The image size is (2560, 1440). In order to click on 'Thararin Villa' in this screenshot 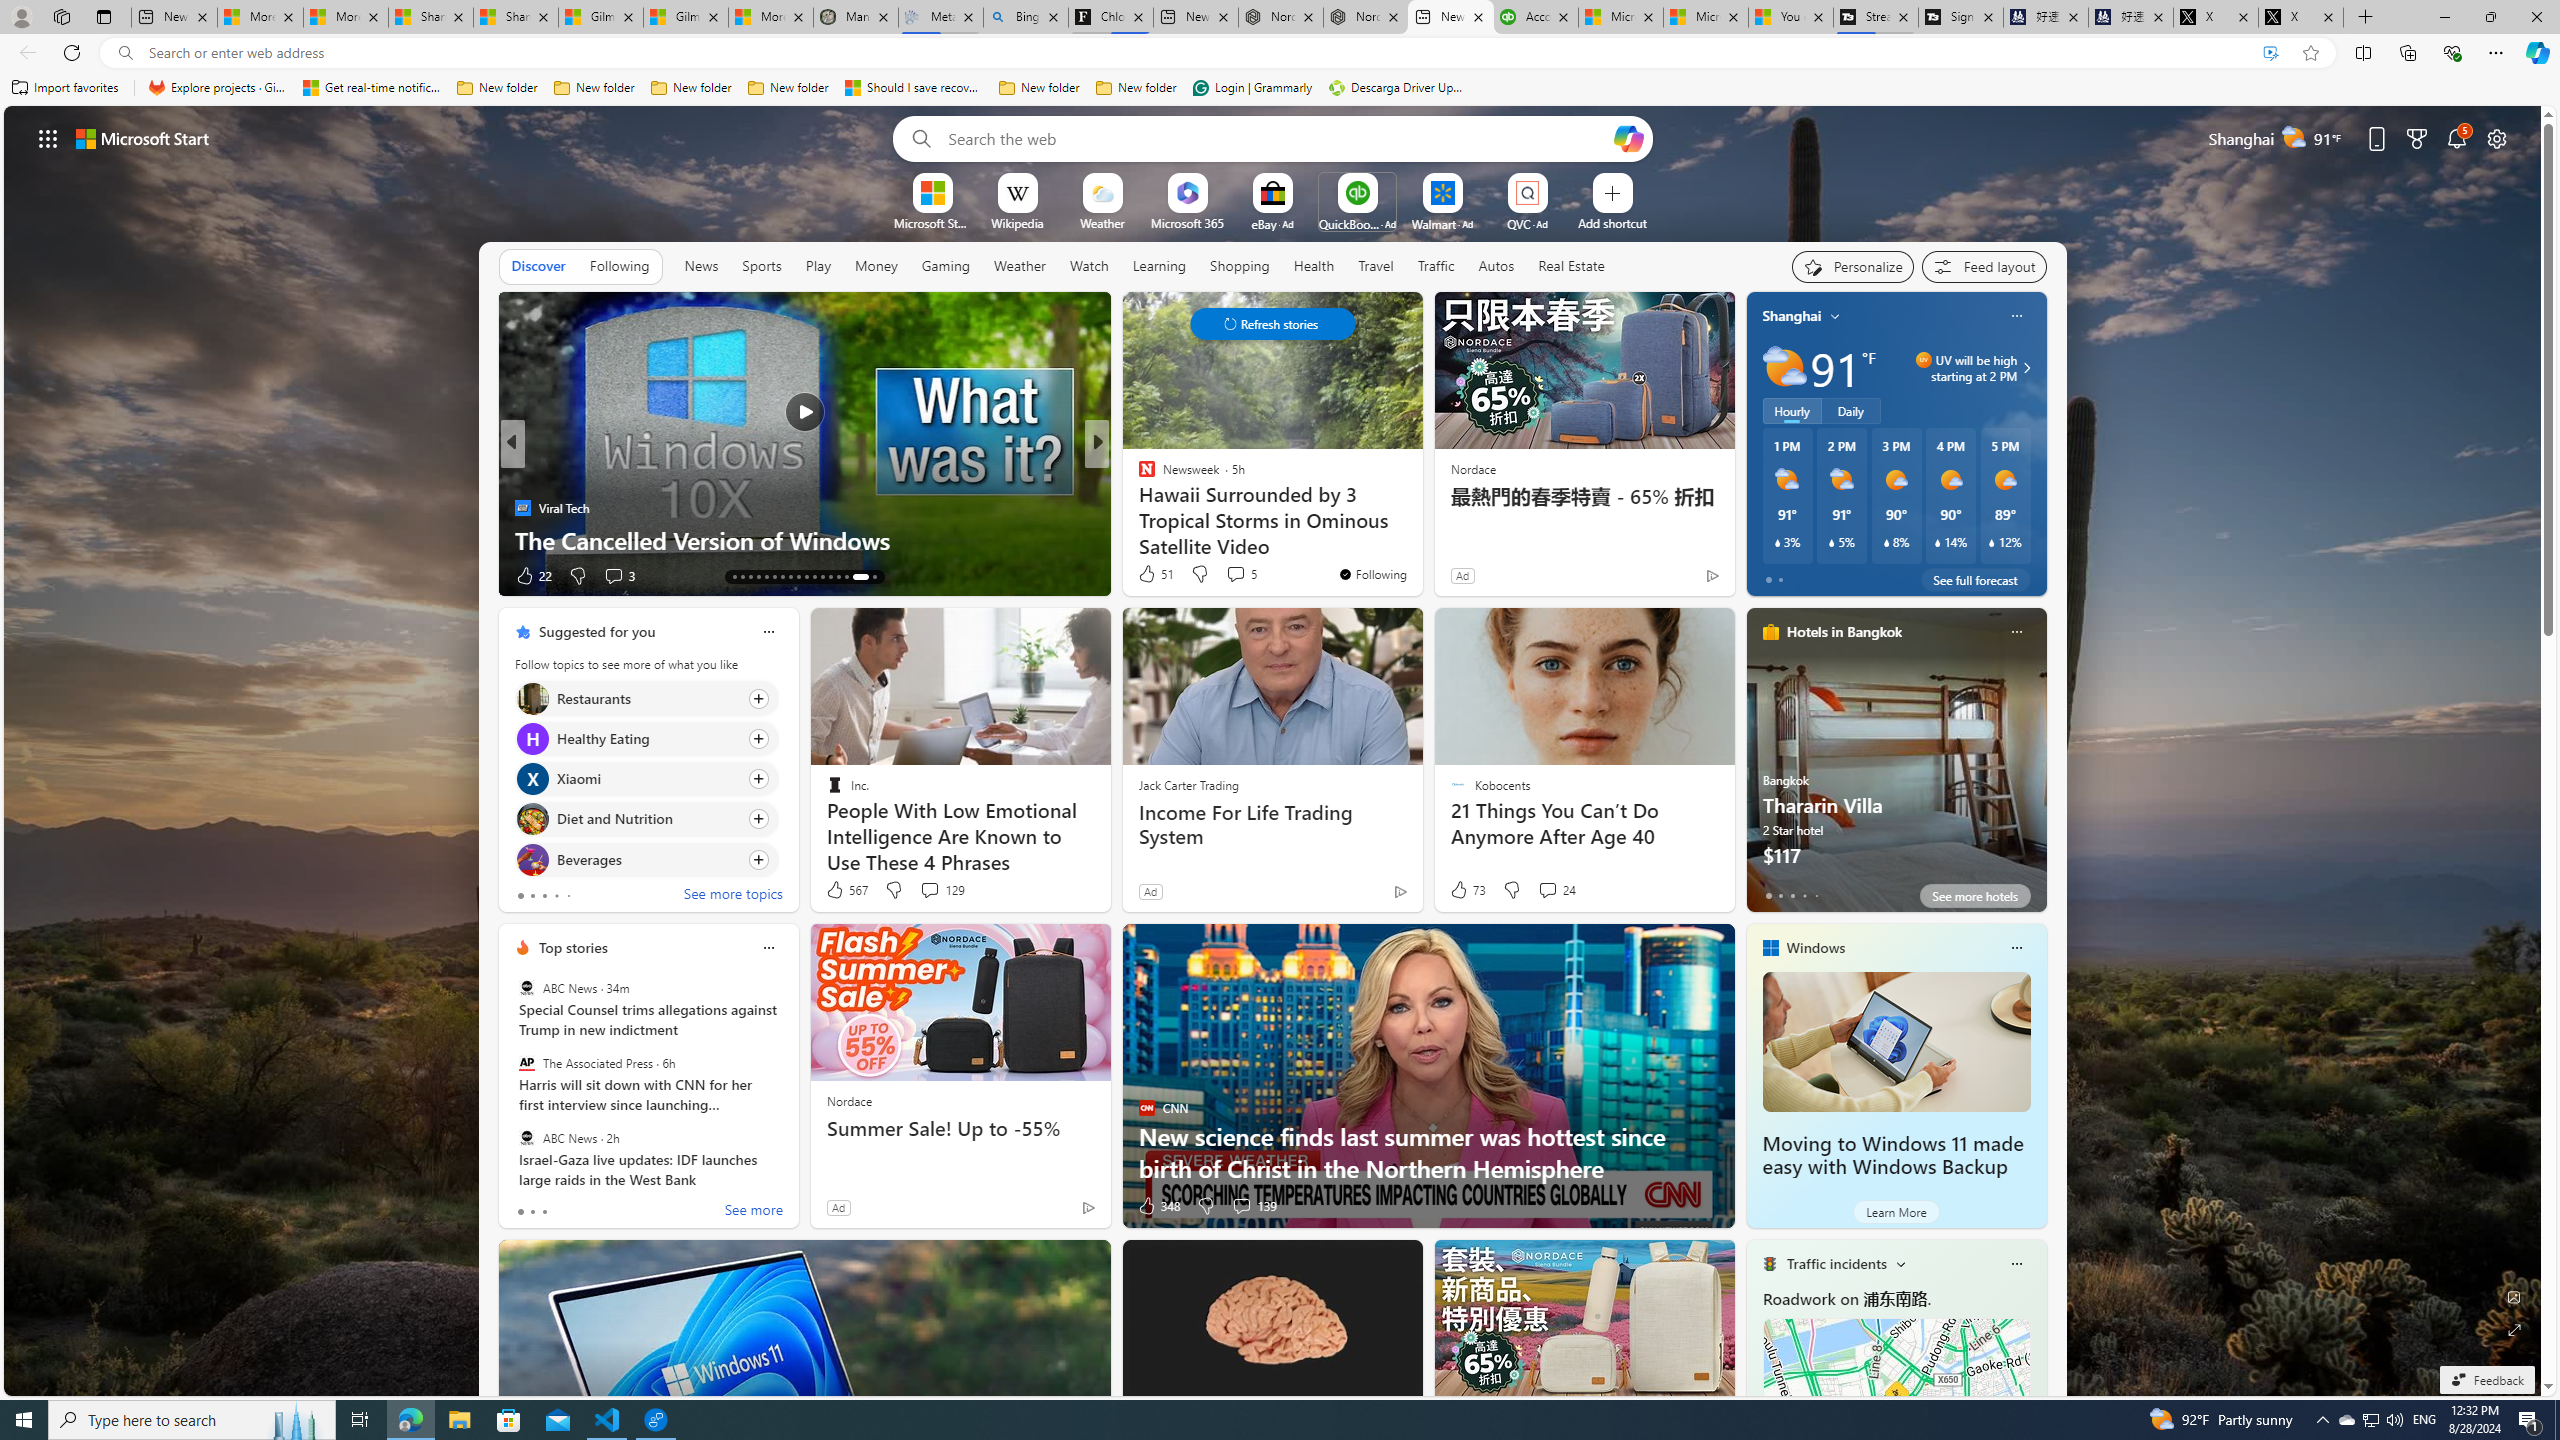, I will do `click(1895, 767)`.